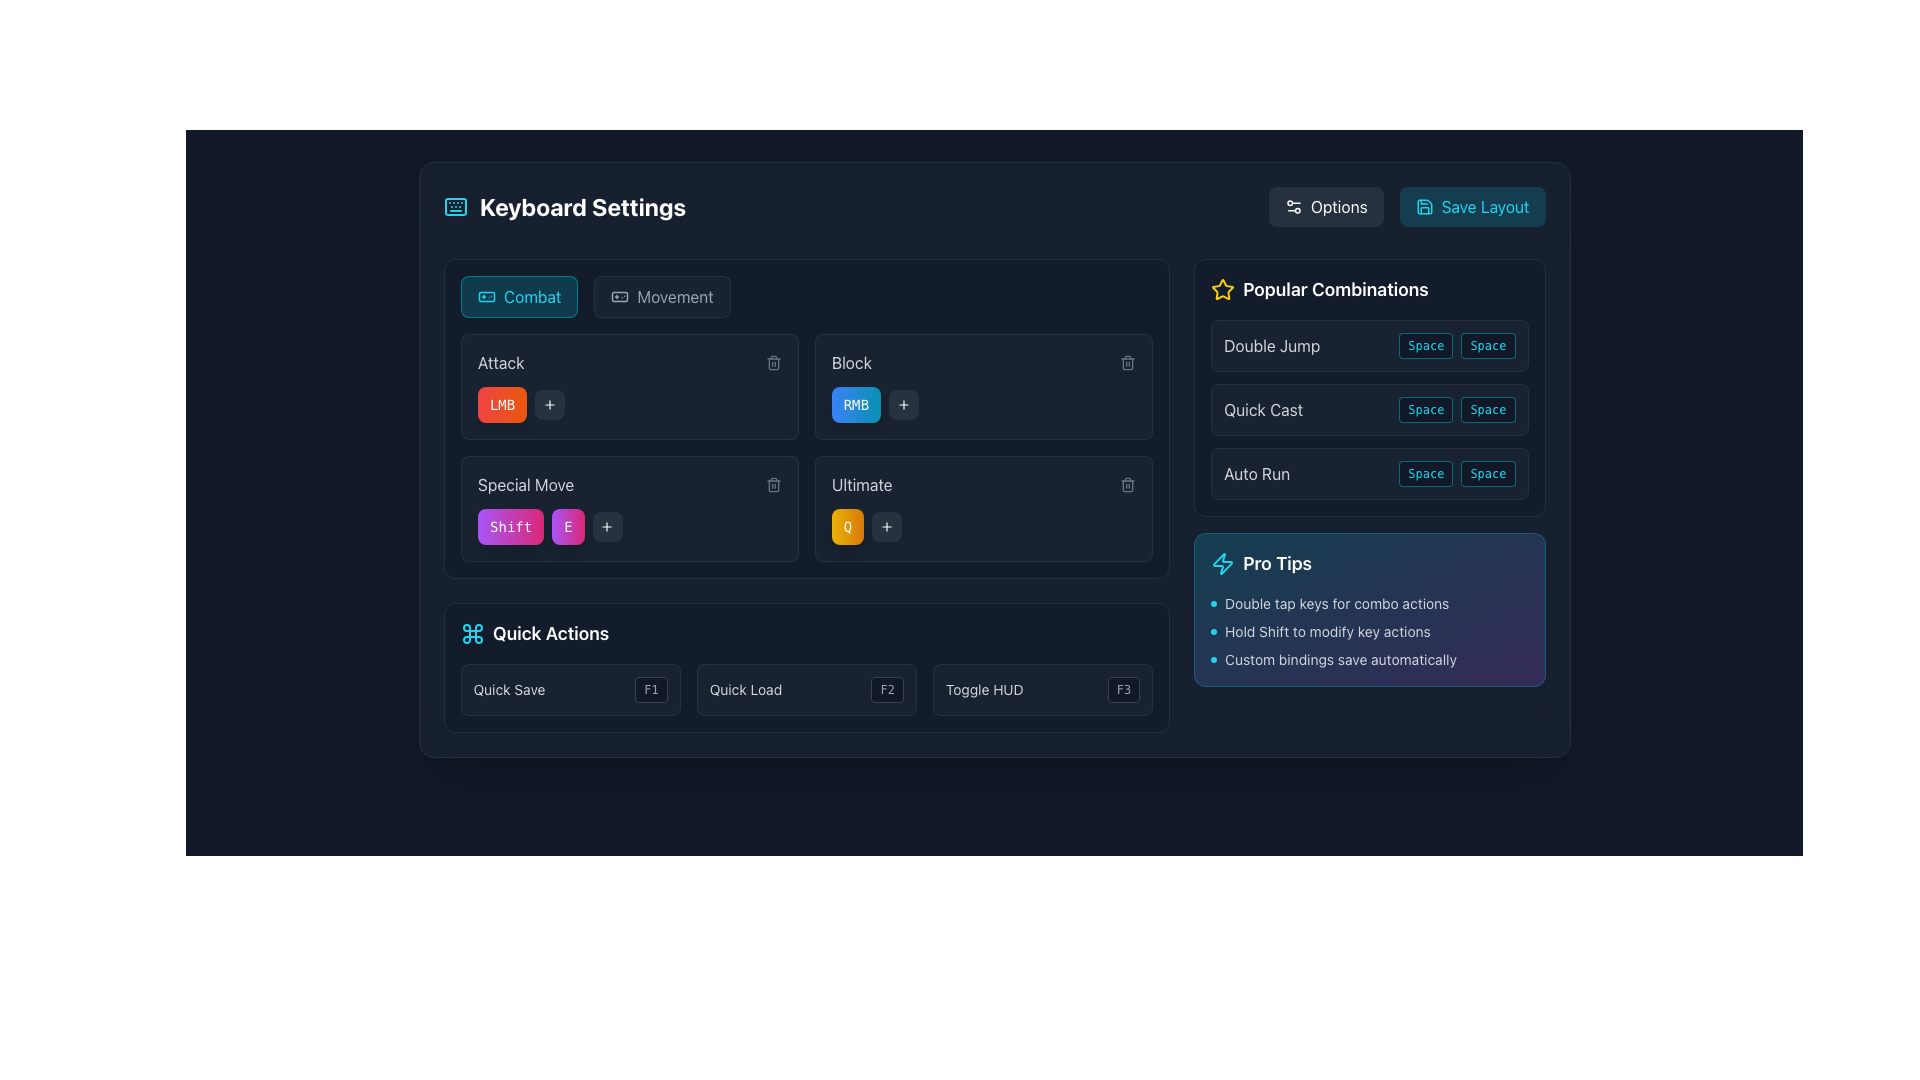 The height and width of the screenshot is (1080, 1920). I want to click on the 'Attack' button in the configuration panel, so click(628, 386).